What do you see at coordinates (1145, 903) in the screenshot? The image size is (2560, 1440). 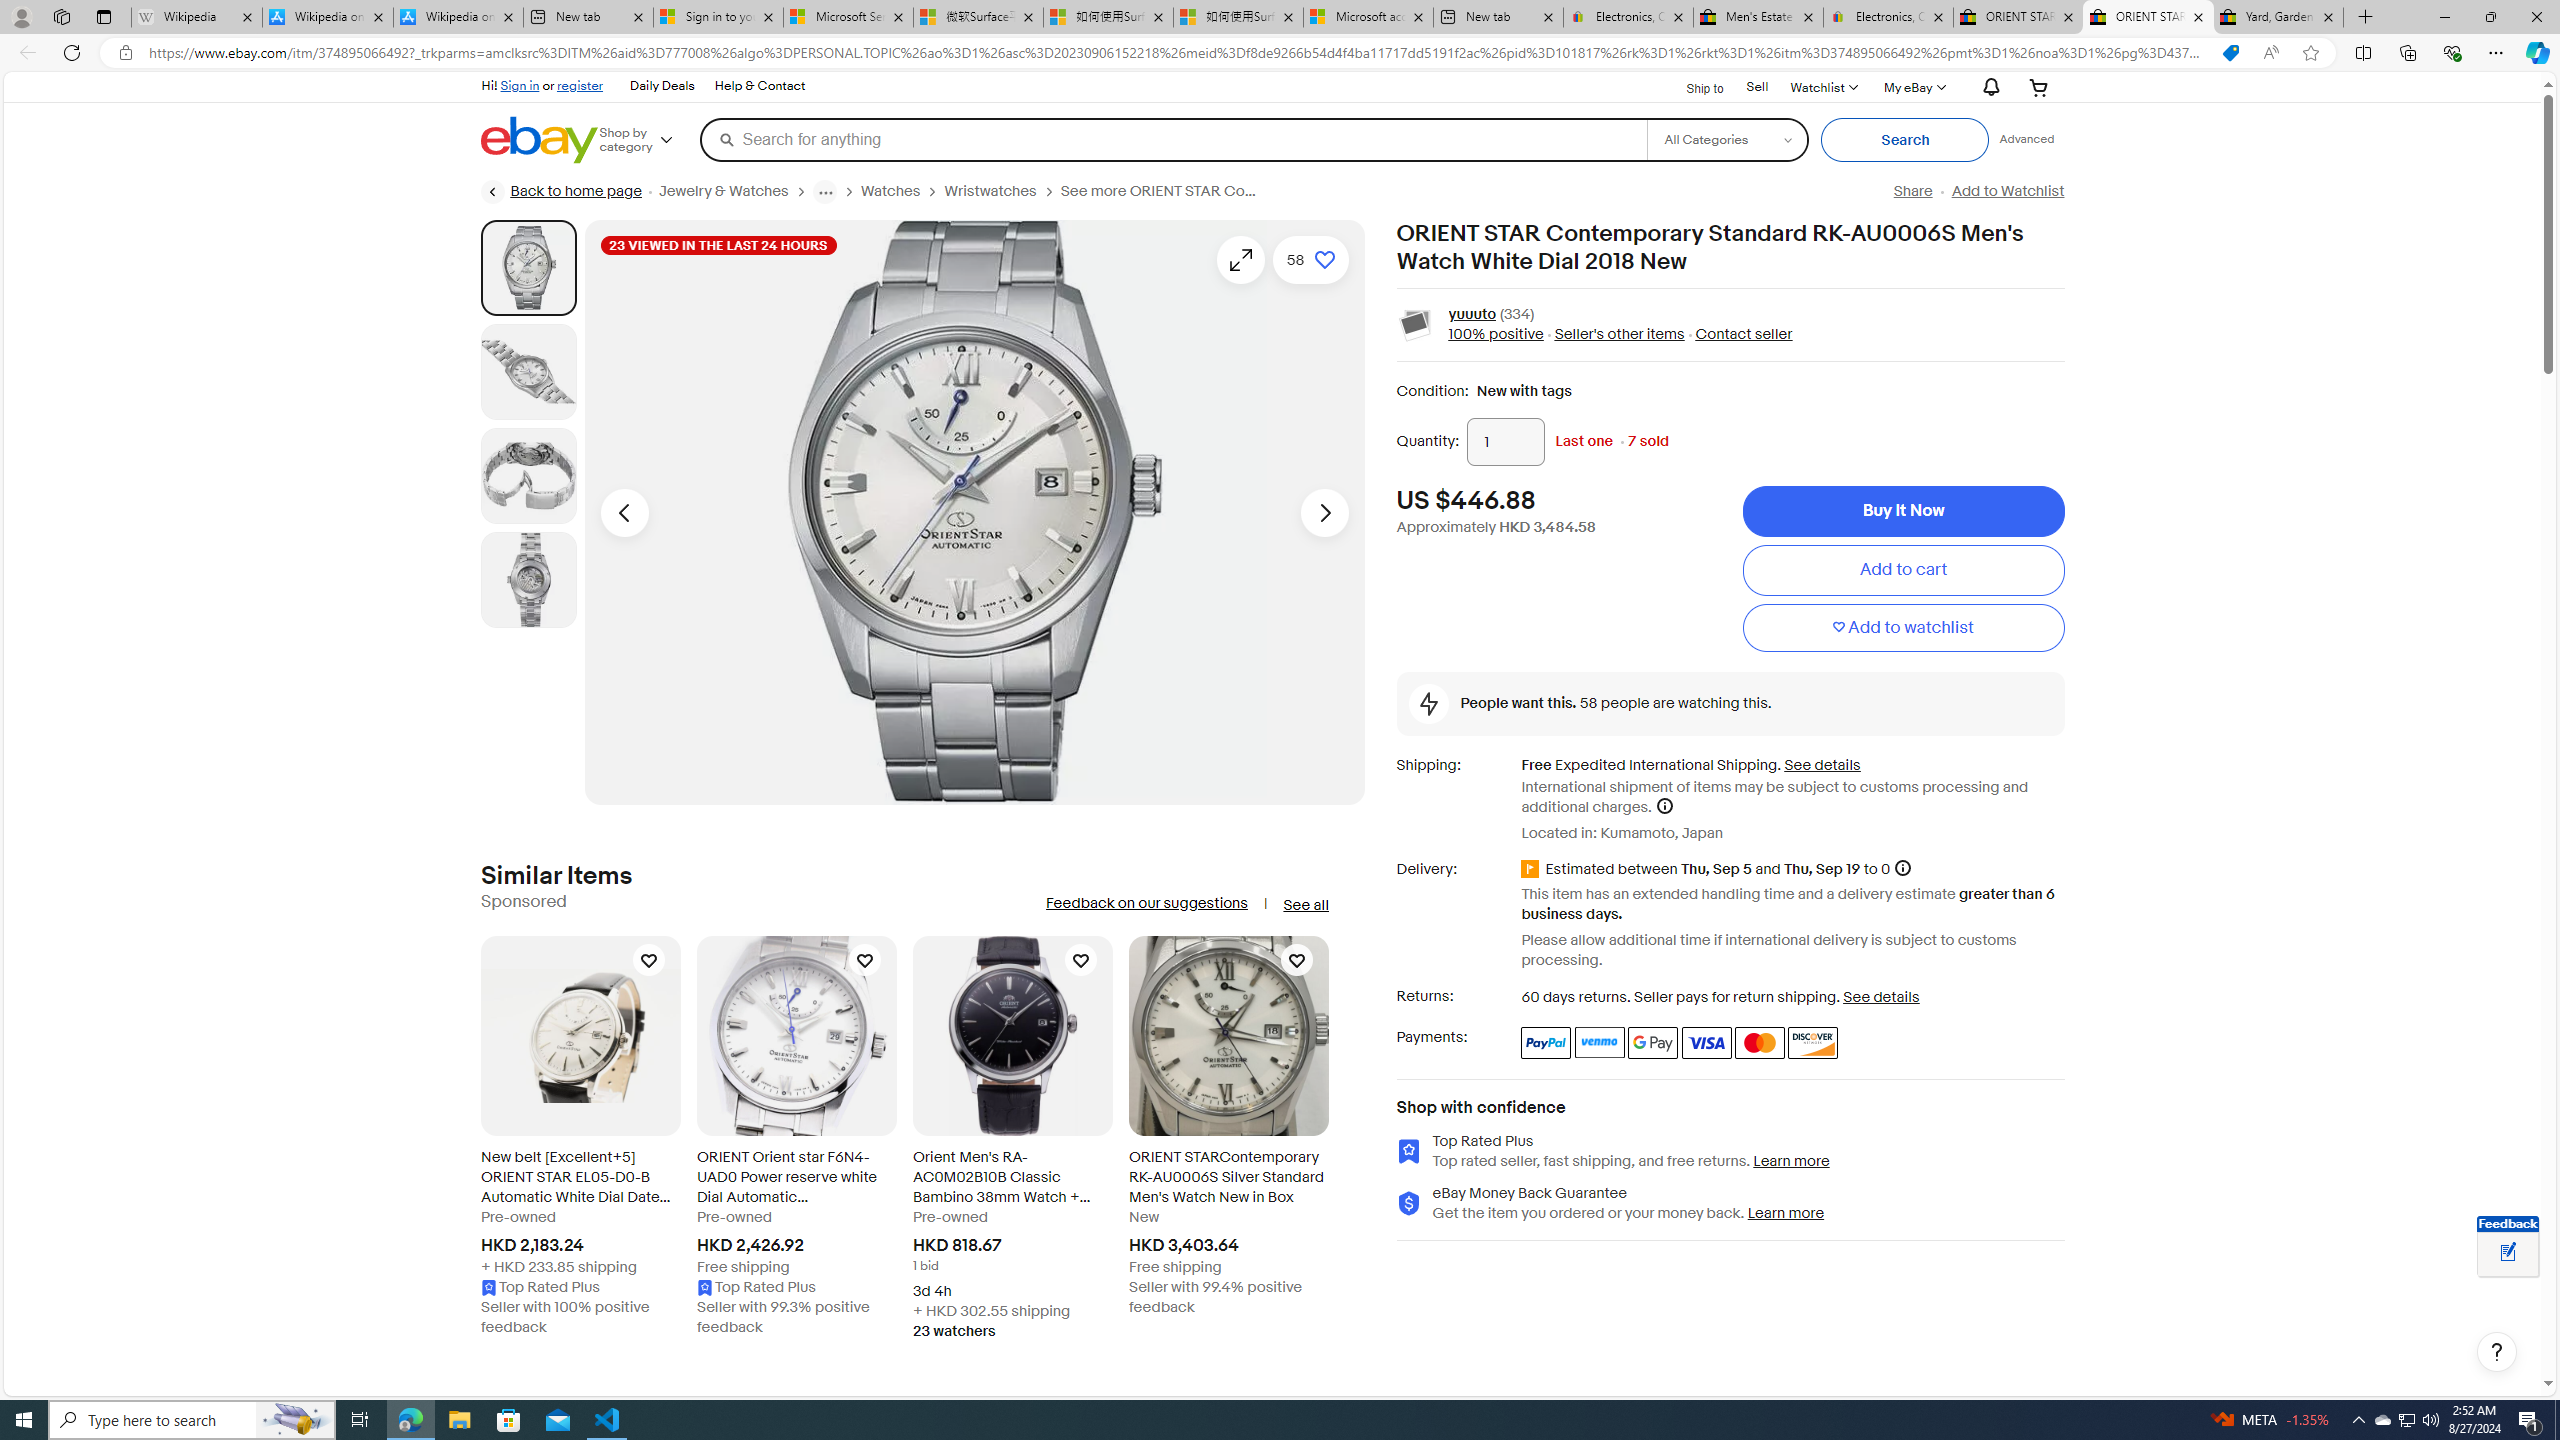 I see `'Feedback on our suggestions'` at bounding box center [1145, 903].